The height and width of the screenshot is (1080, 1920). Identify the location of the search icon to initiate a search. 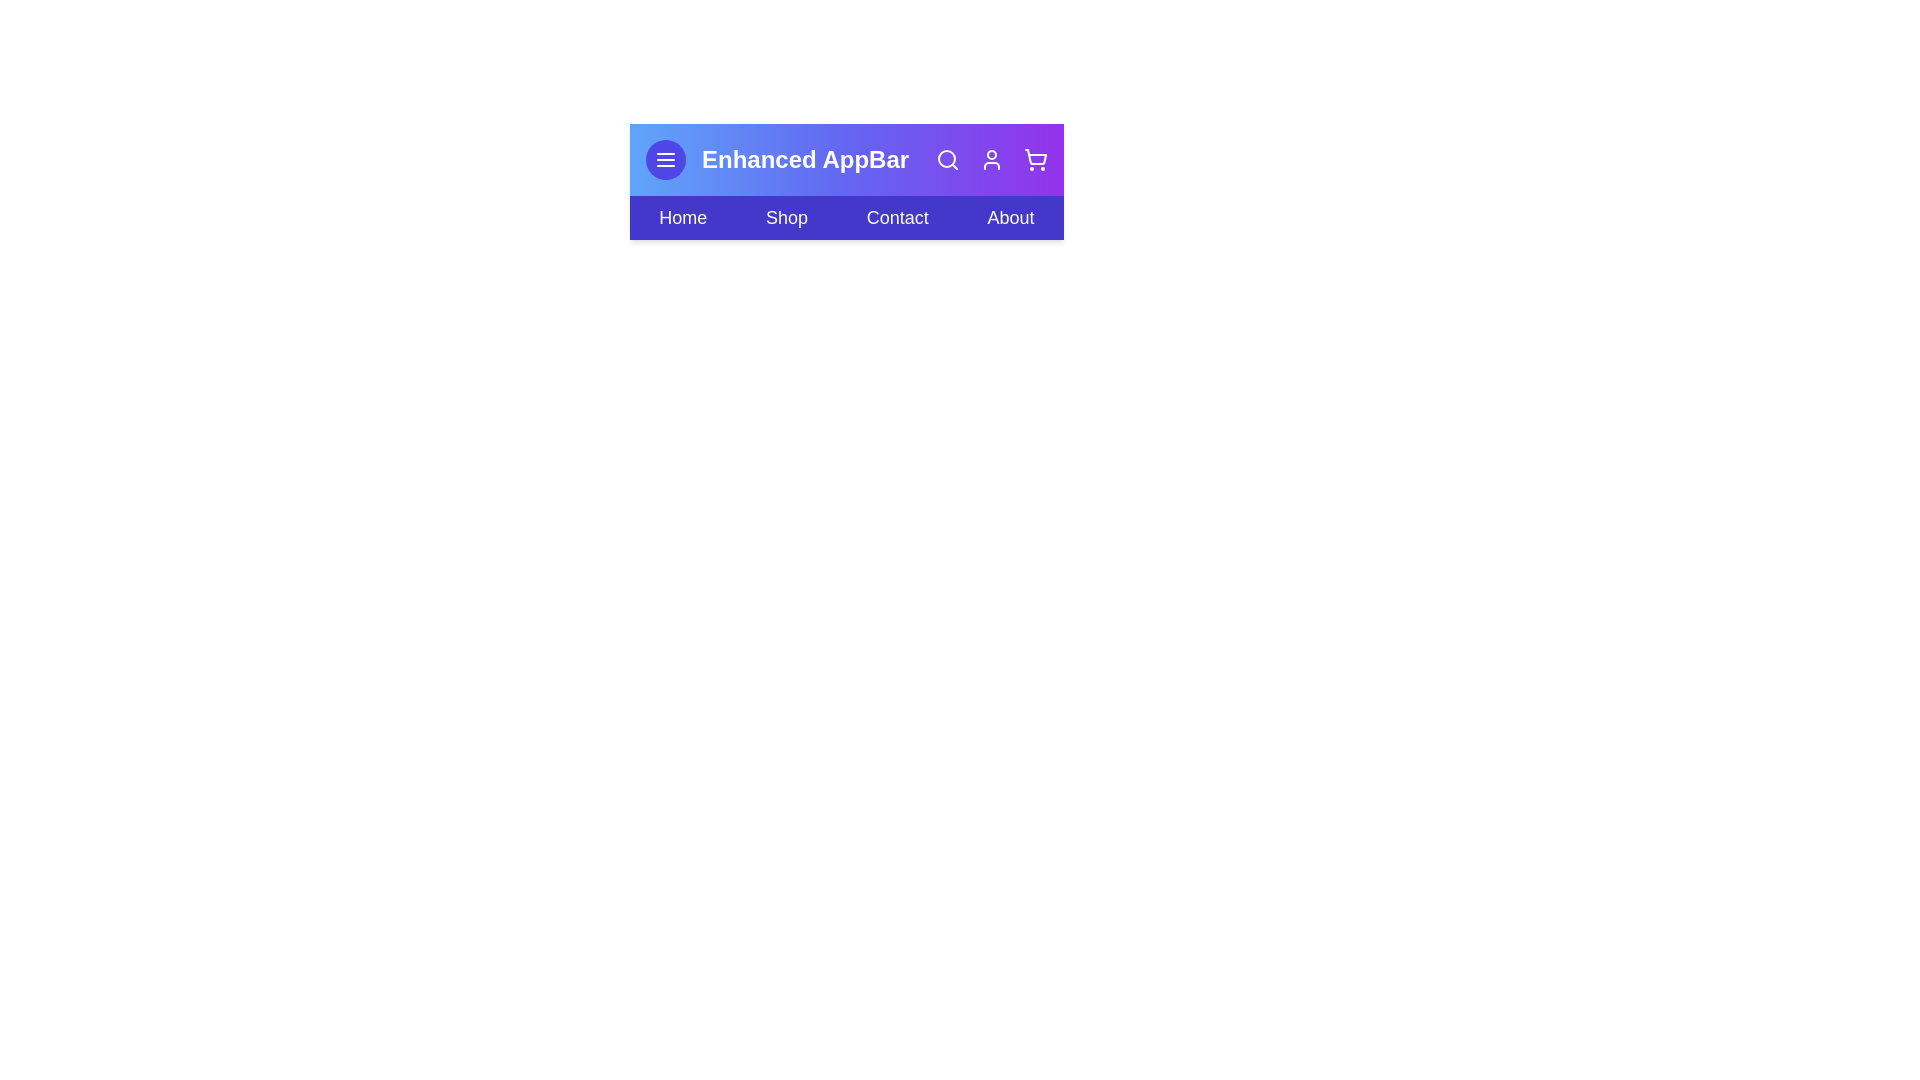
(947, 158).